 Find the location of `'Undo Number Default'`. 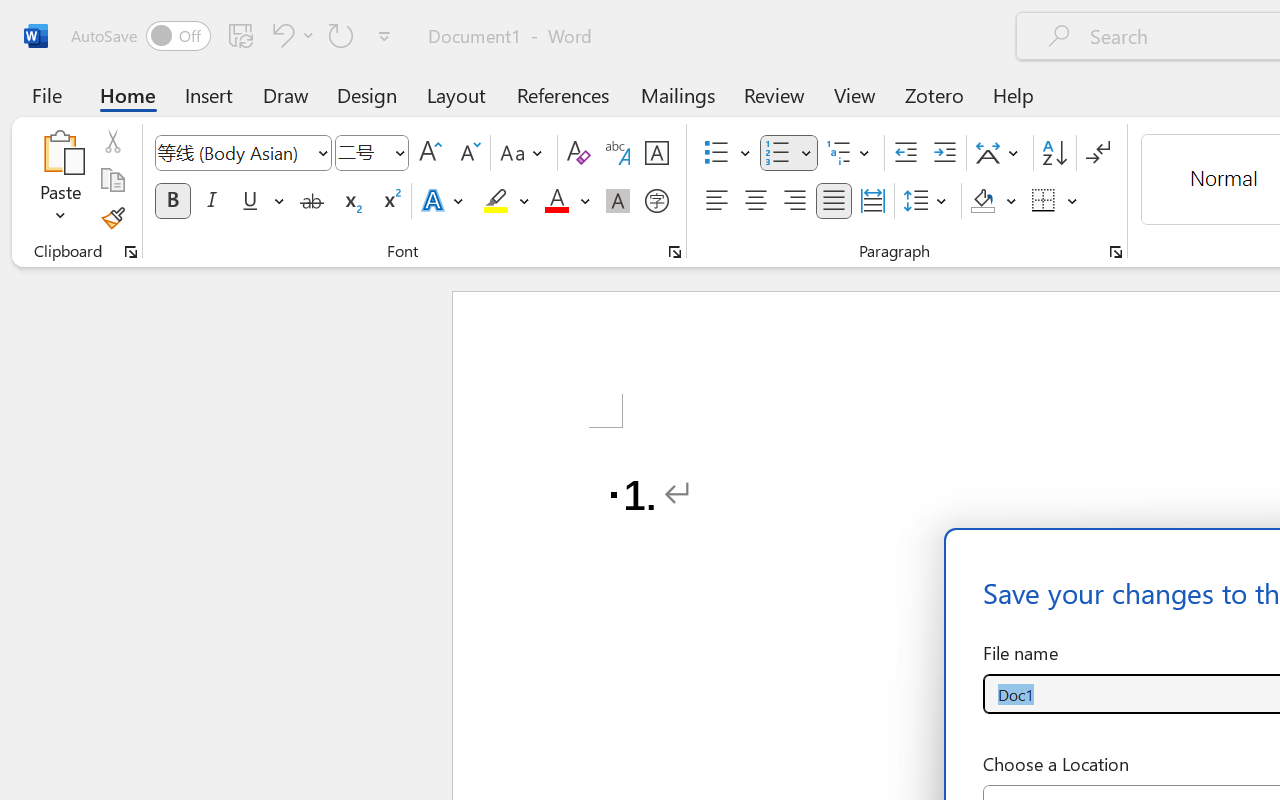

'Undo Number Default' is located at coordinates (279, 34).